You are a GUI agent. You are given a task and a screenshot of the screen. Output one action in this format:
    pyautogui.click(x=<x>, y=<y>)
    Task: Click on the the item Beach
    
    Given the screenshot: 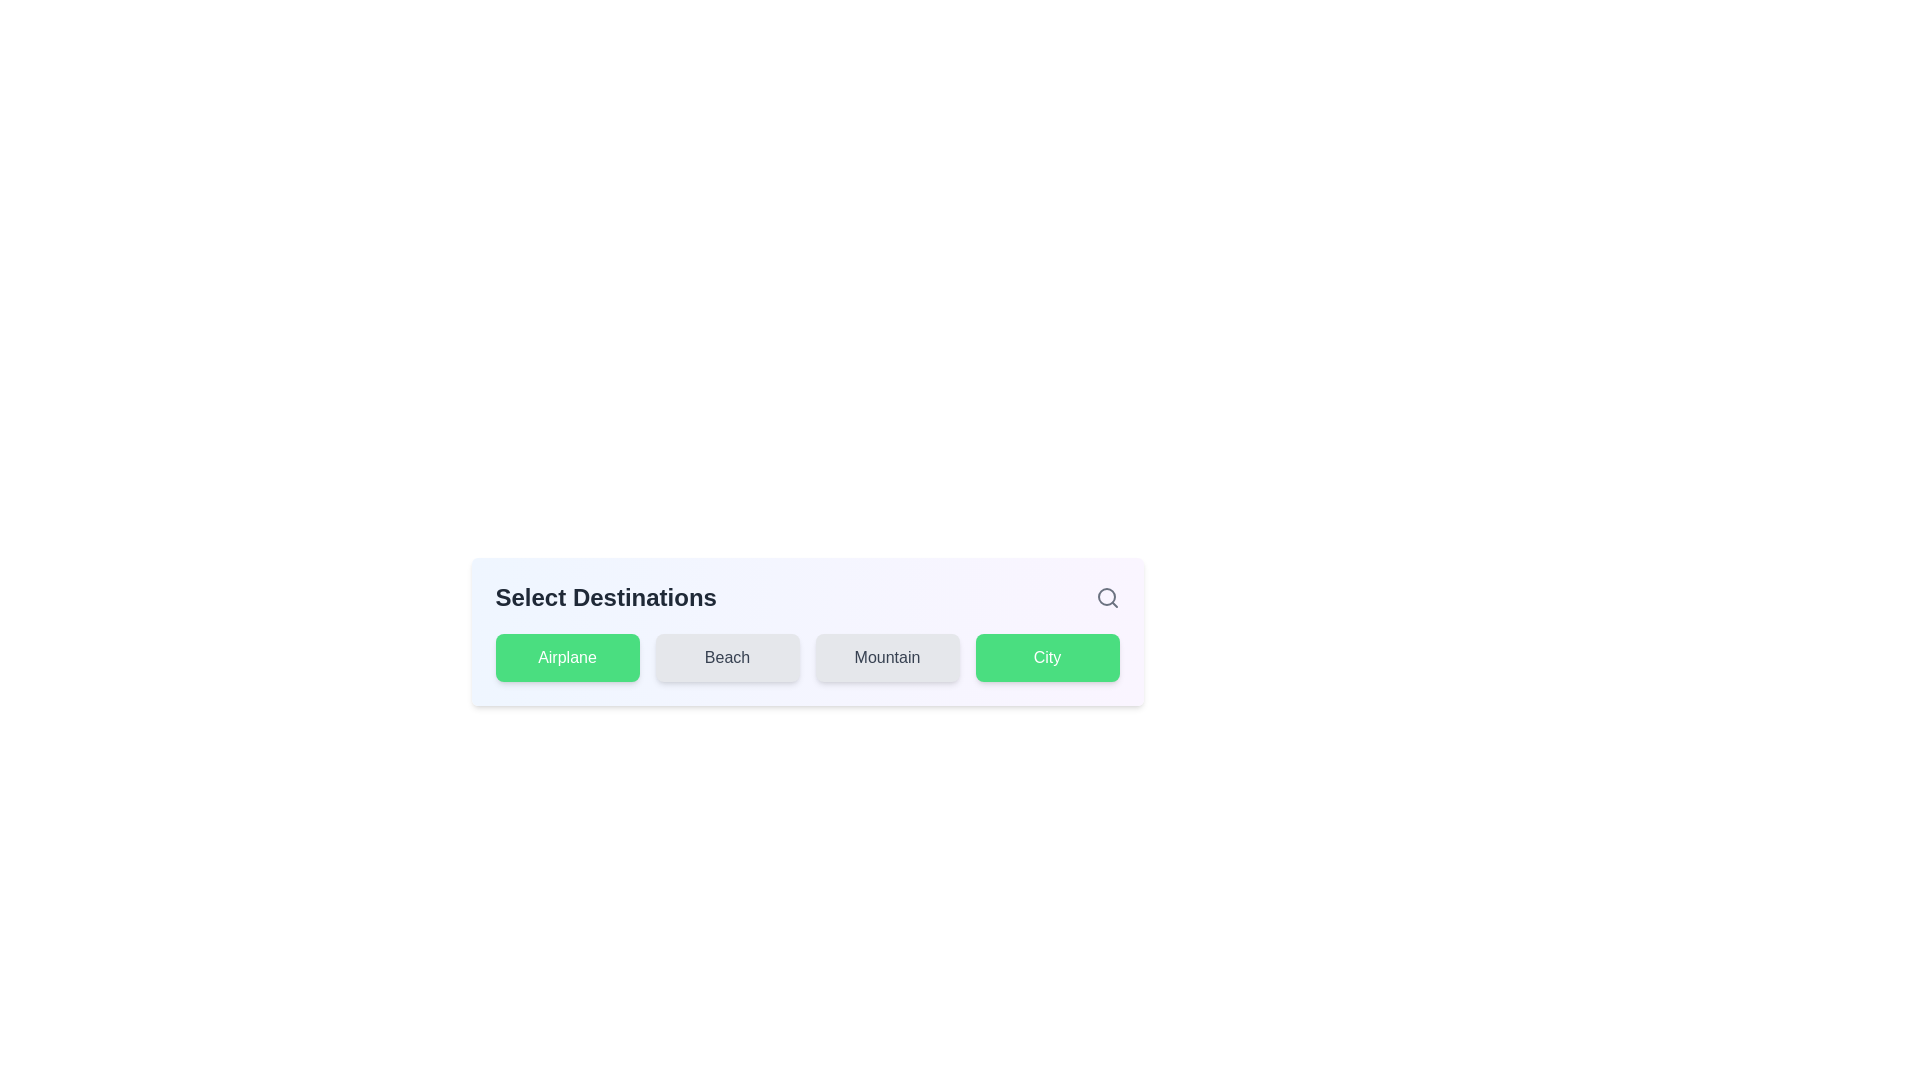 What is the action you would take?
    pyautogui.click(x=726, y=658)
    